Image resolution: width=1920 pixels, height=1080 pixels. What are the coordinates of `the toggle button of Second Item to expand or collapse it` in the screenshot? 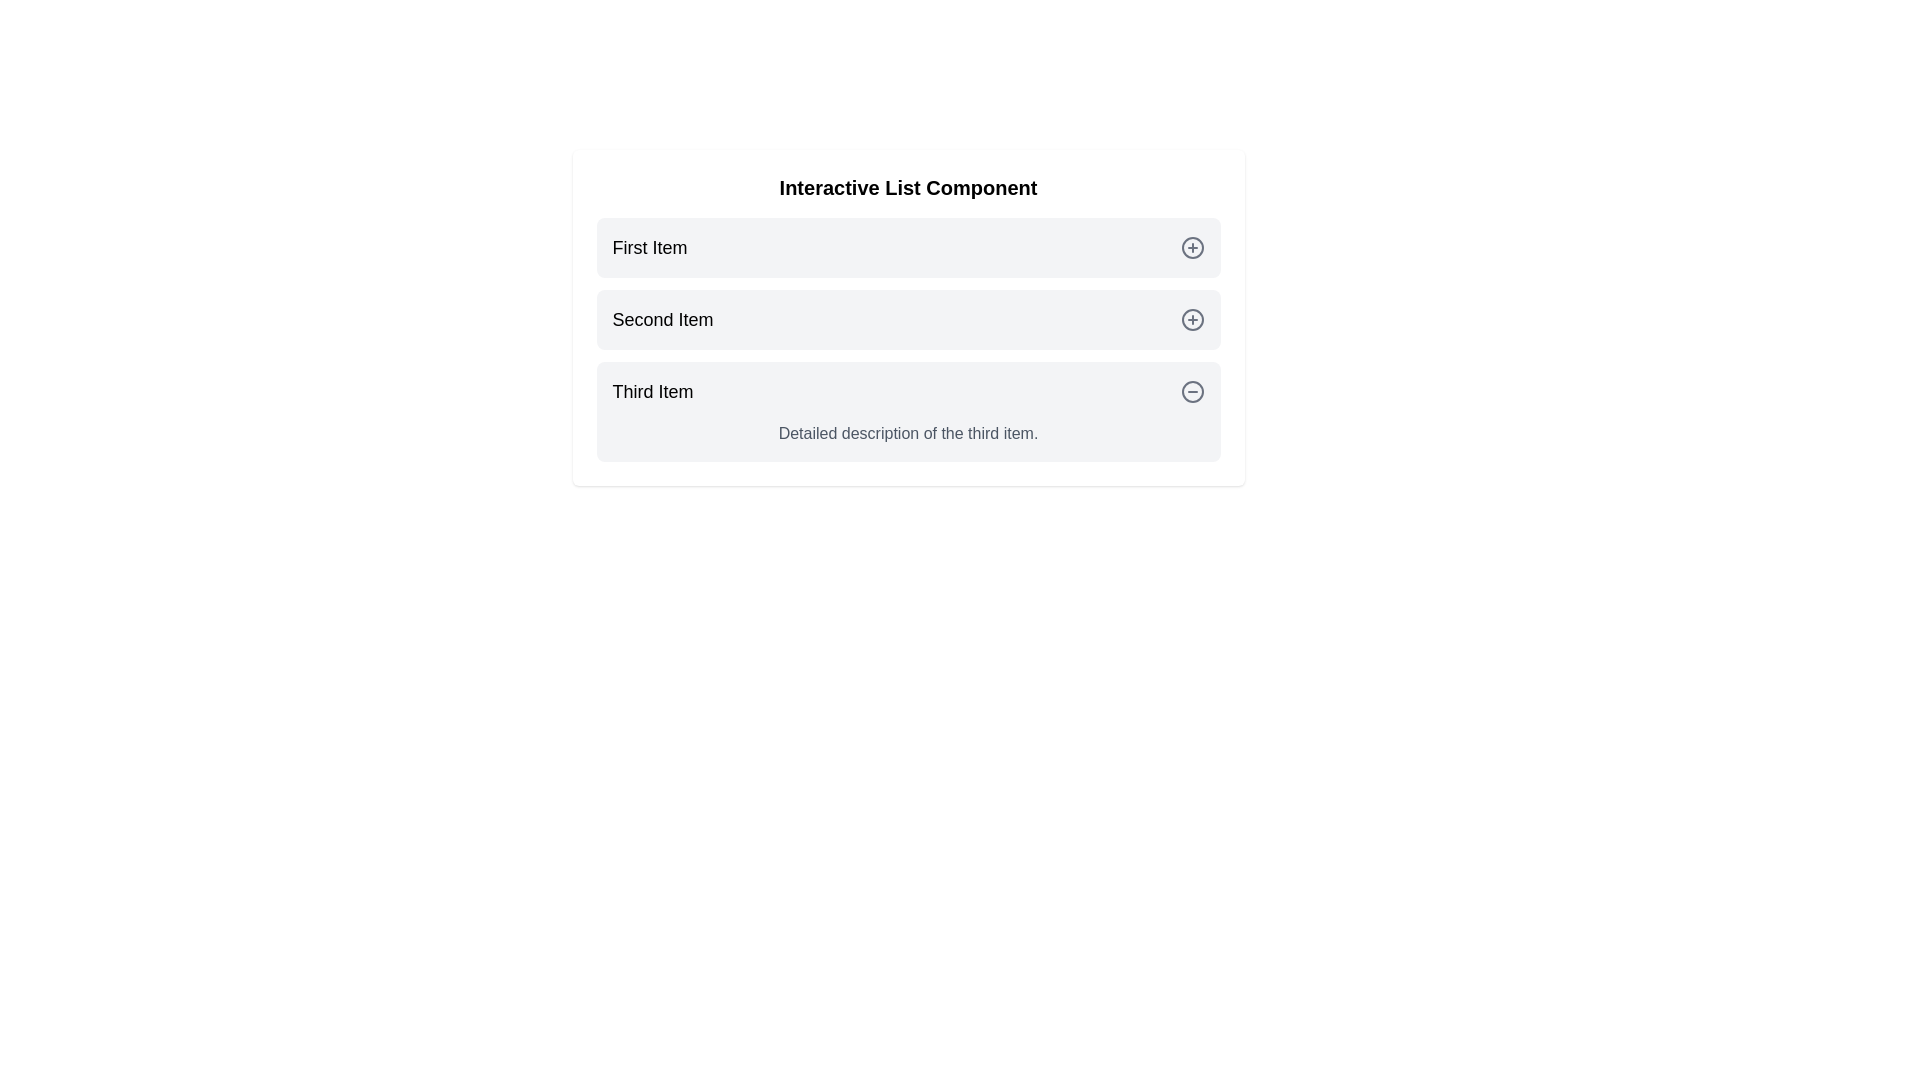 It's located at (1192, 319).